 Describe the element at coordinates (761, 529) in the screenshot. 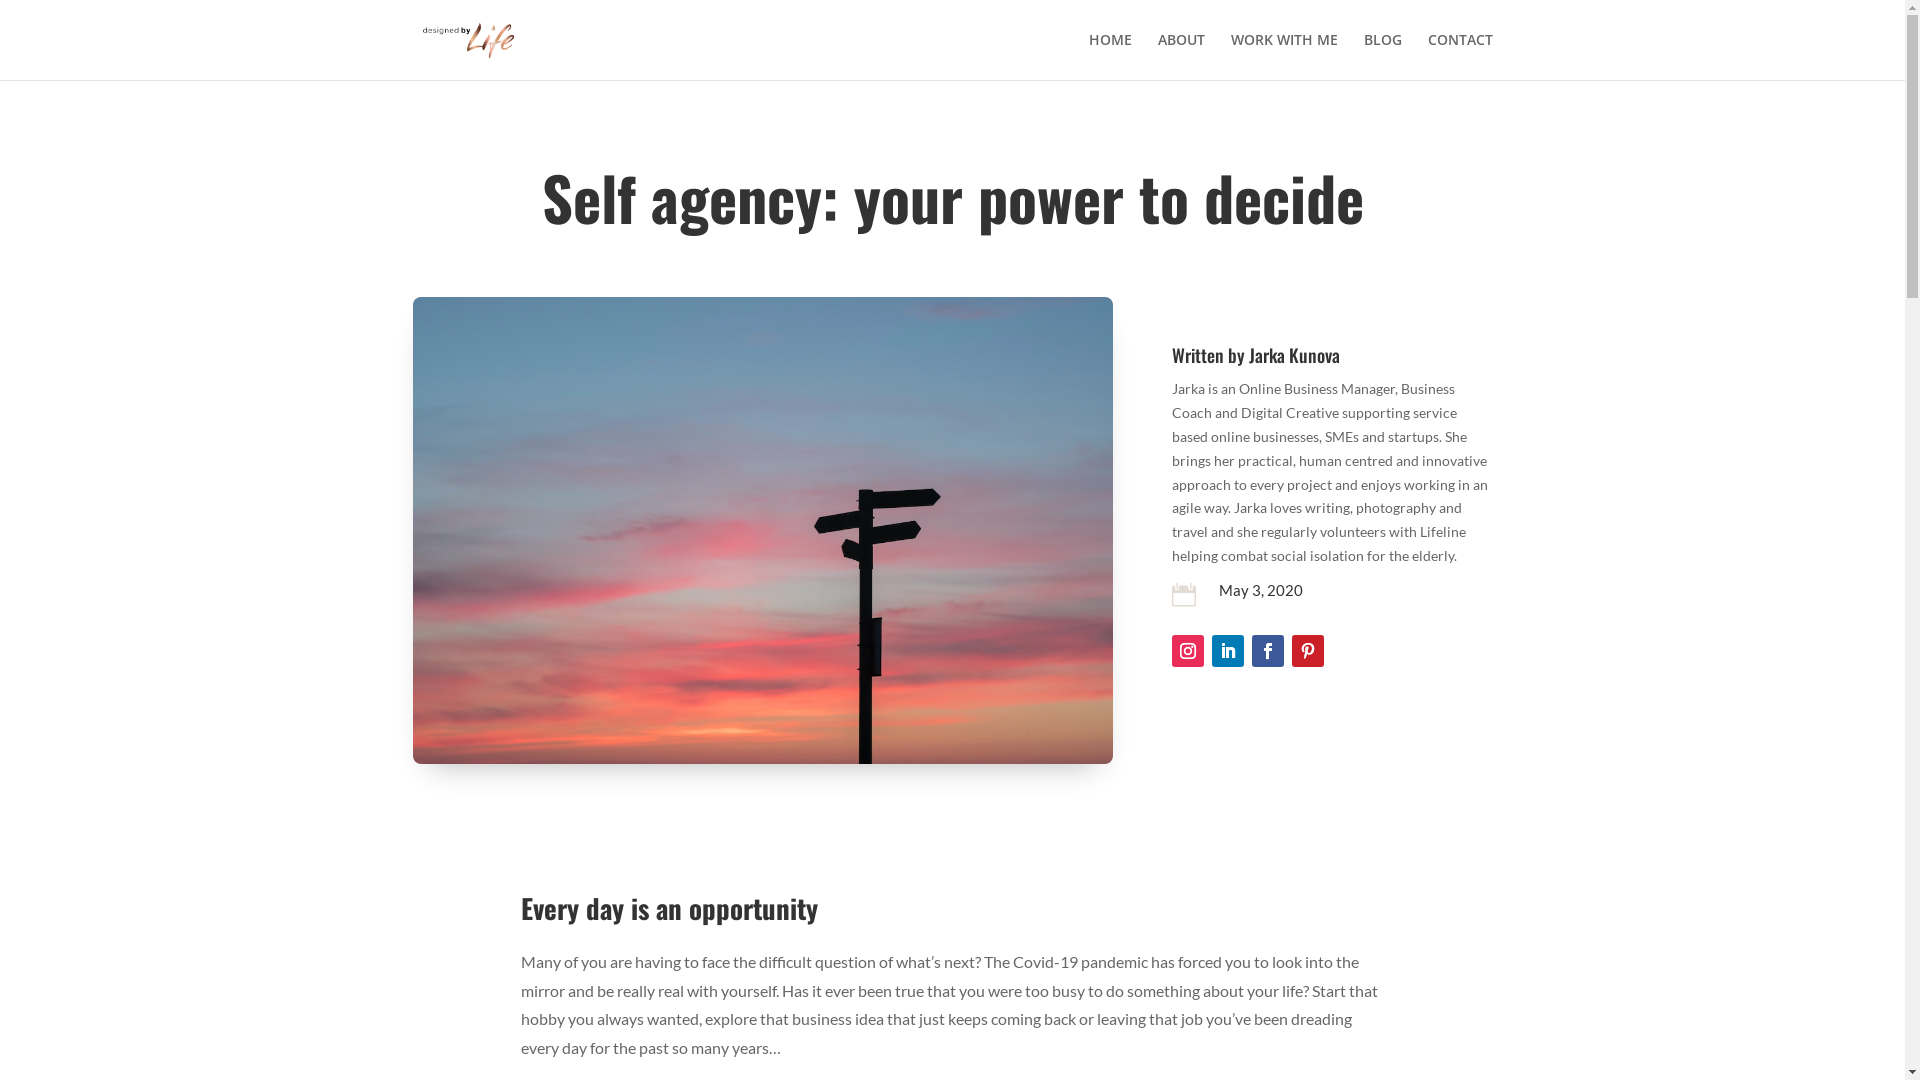

I see `'decisions'` at that location.